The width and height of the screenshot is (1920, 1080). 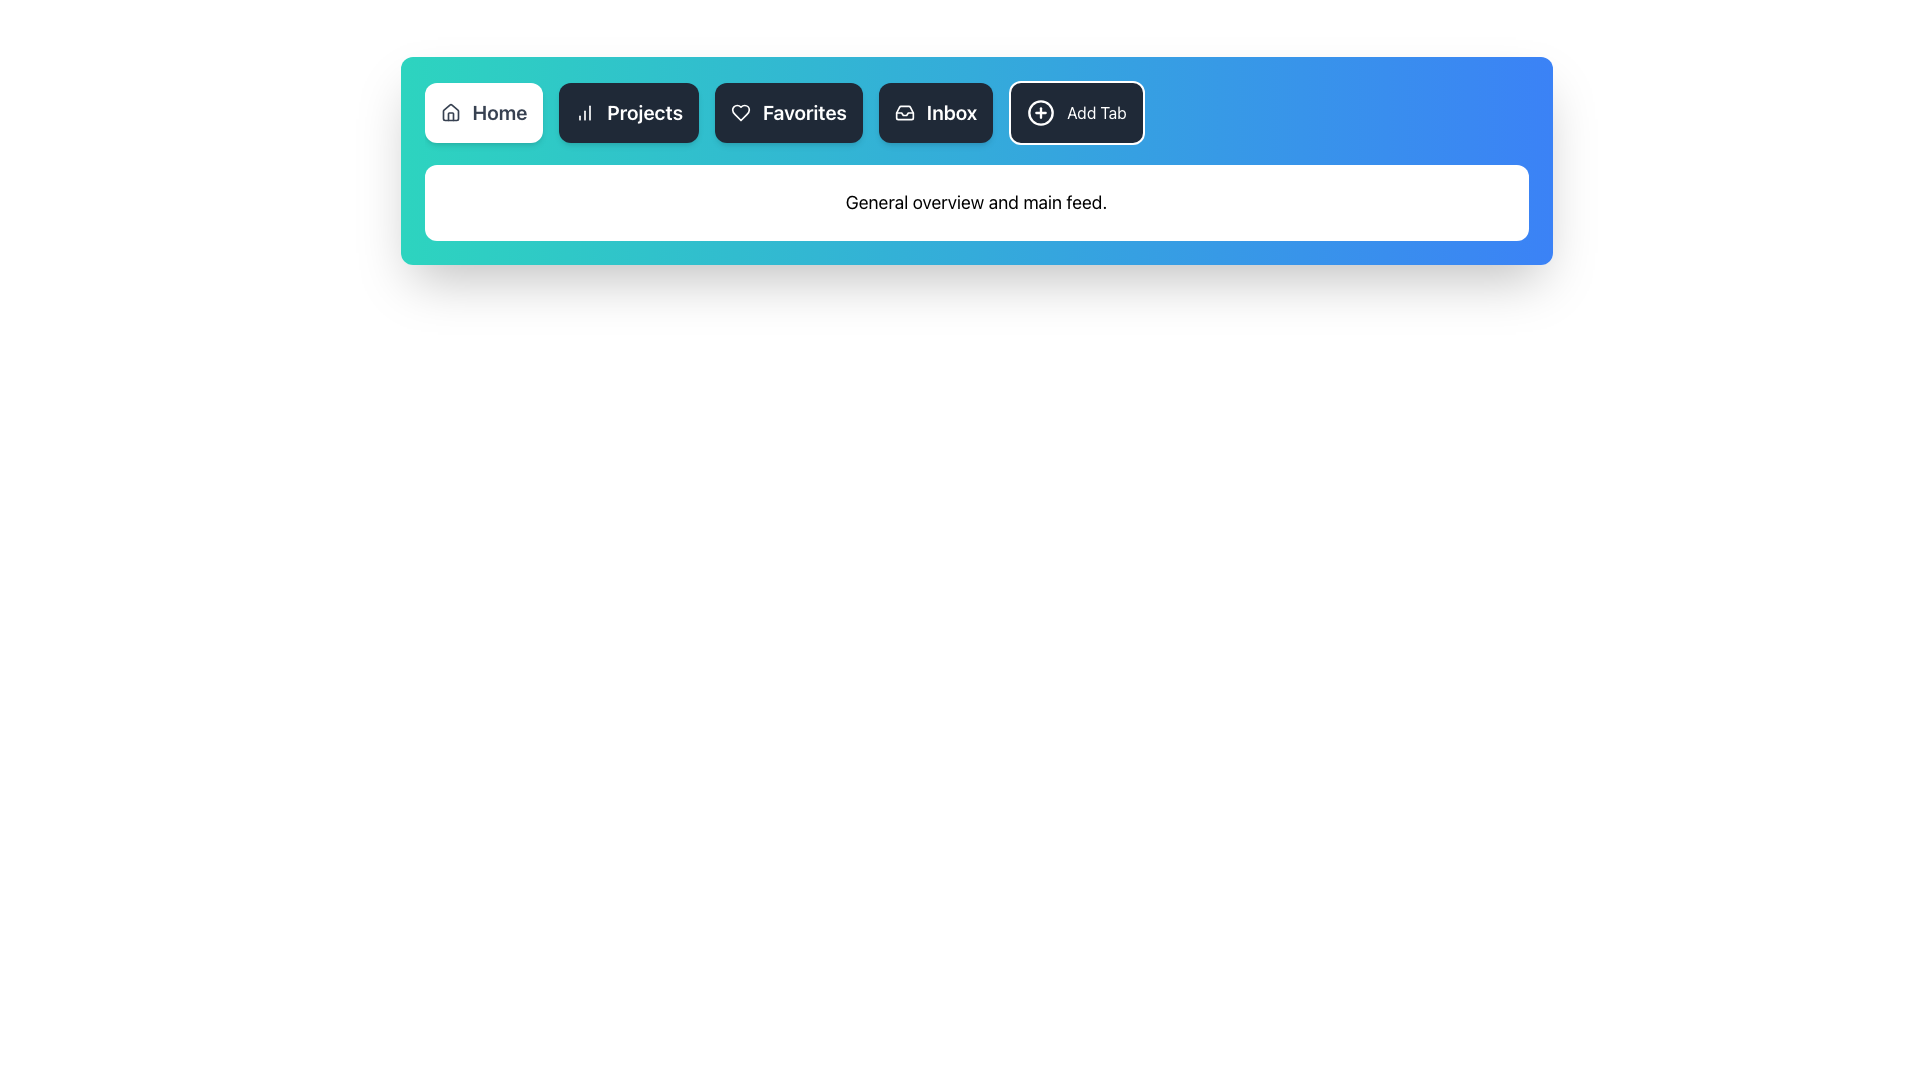 What do you see at coordinates (903, 112) in the screenshot?
I see `the SVG icon shaped like a rectangular inbox tray, which is part of the 'Inbox' button located between the 'Favorites' and 'Add Tab' buttons` at bounding box center [903, 112].